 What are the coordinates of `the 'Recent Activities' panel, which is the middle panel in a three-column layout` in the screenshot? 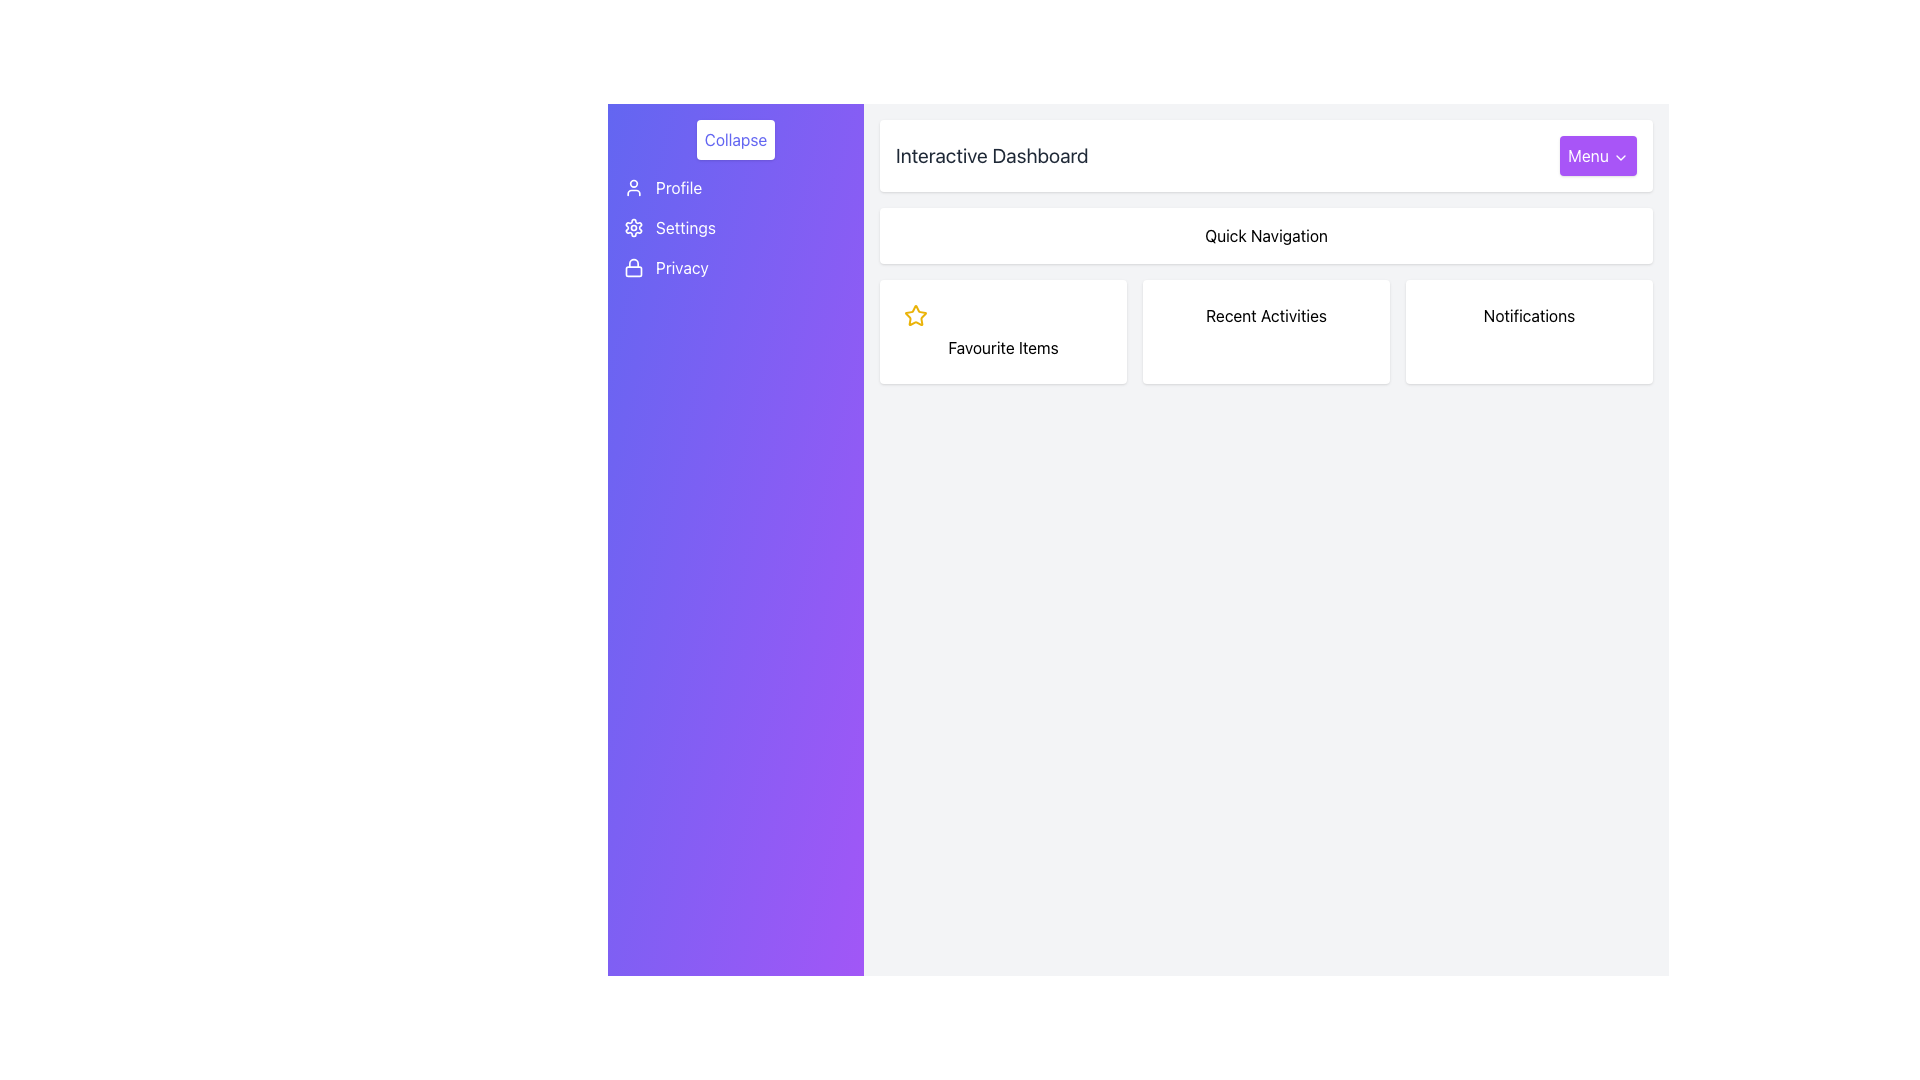 It's located at (1265, 330).